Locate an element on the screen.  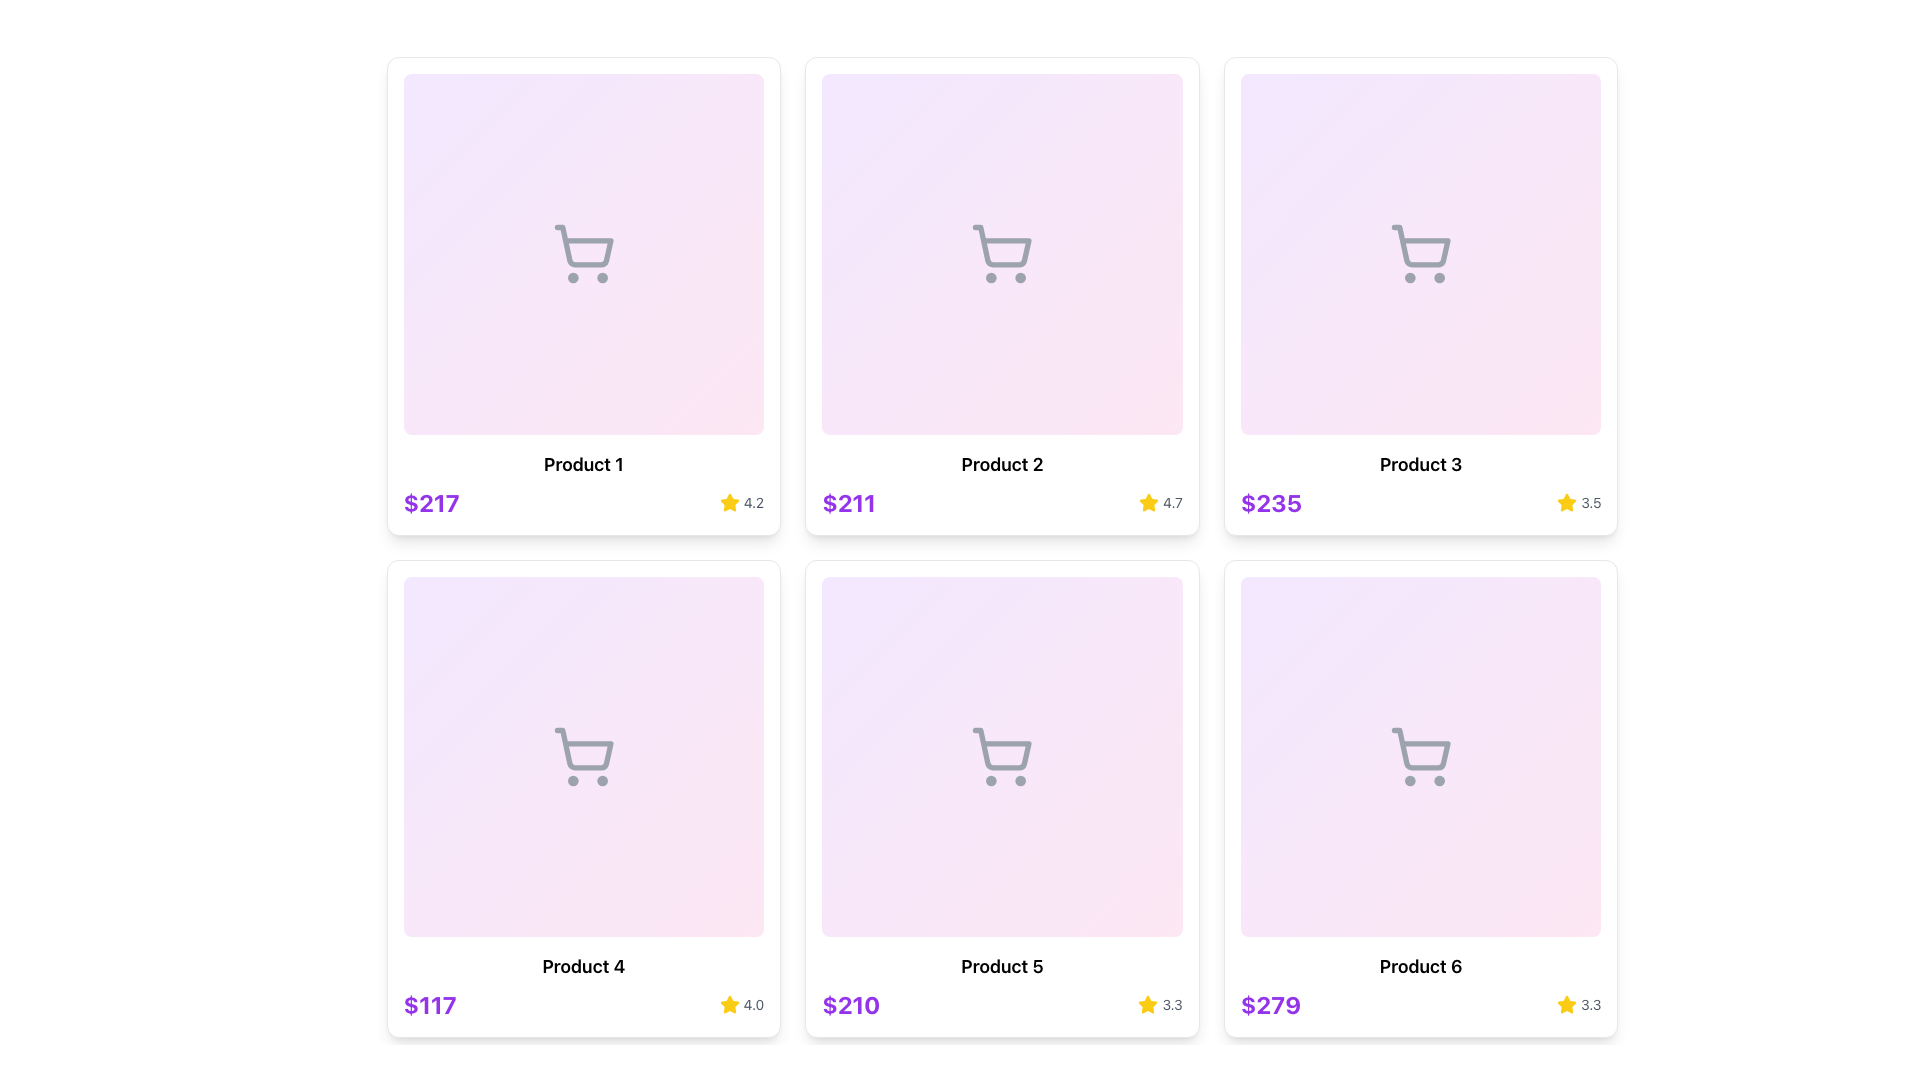
the shopping cart icon located in the sixth product card's header area is located at coordinates (1420, 756).